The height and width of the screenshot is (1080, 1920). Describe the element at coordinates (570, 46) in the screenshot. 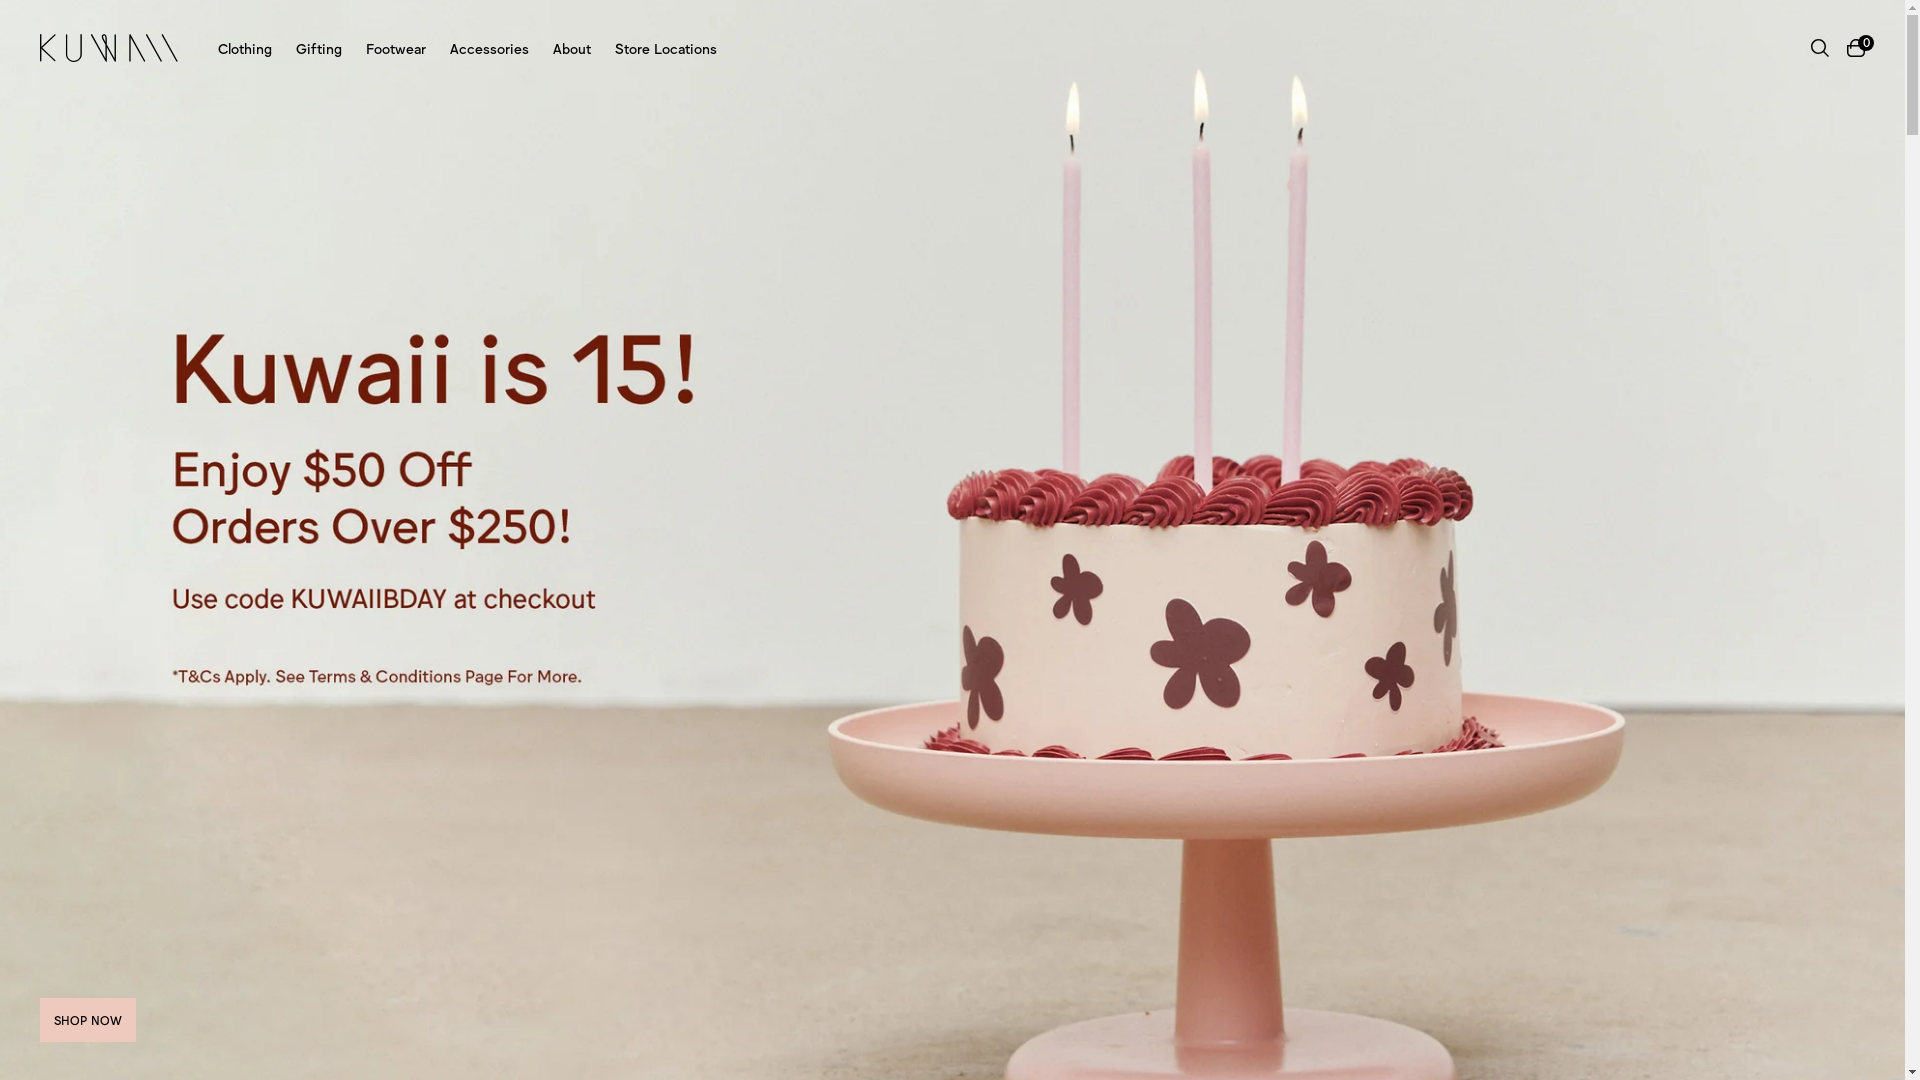

I see `'About'` at that location.